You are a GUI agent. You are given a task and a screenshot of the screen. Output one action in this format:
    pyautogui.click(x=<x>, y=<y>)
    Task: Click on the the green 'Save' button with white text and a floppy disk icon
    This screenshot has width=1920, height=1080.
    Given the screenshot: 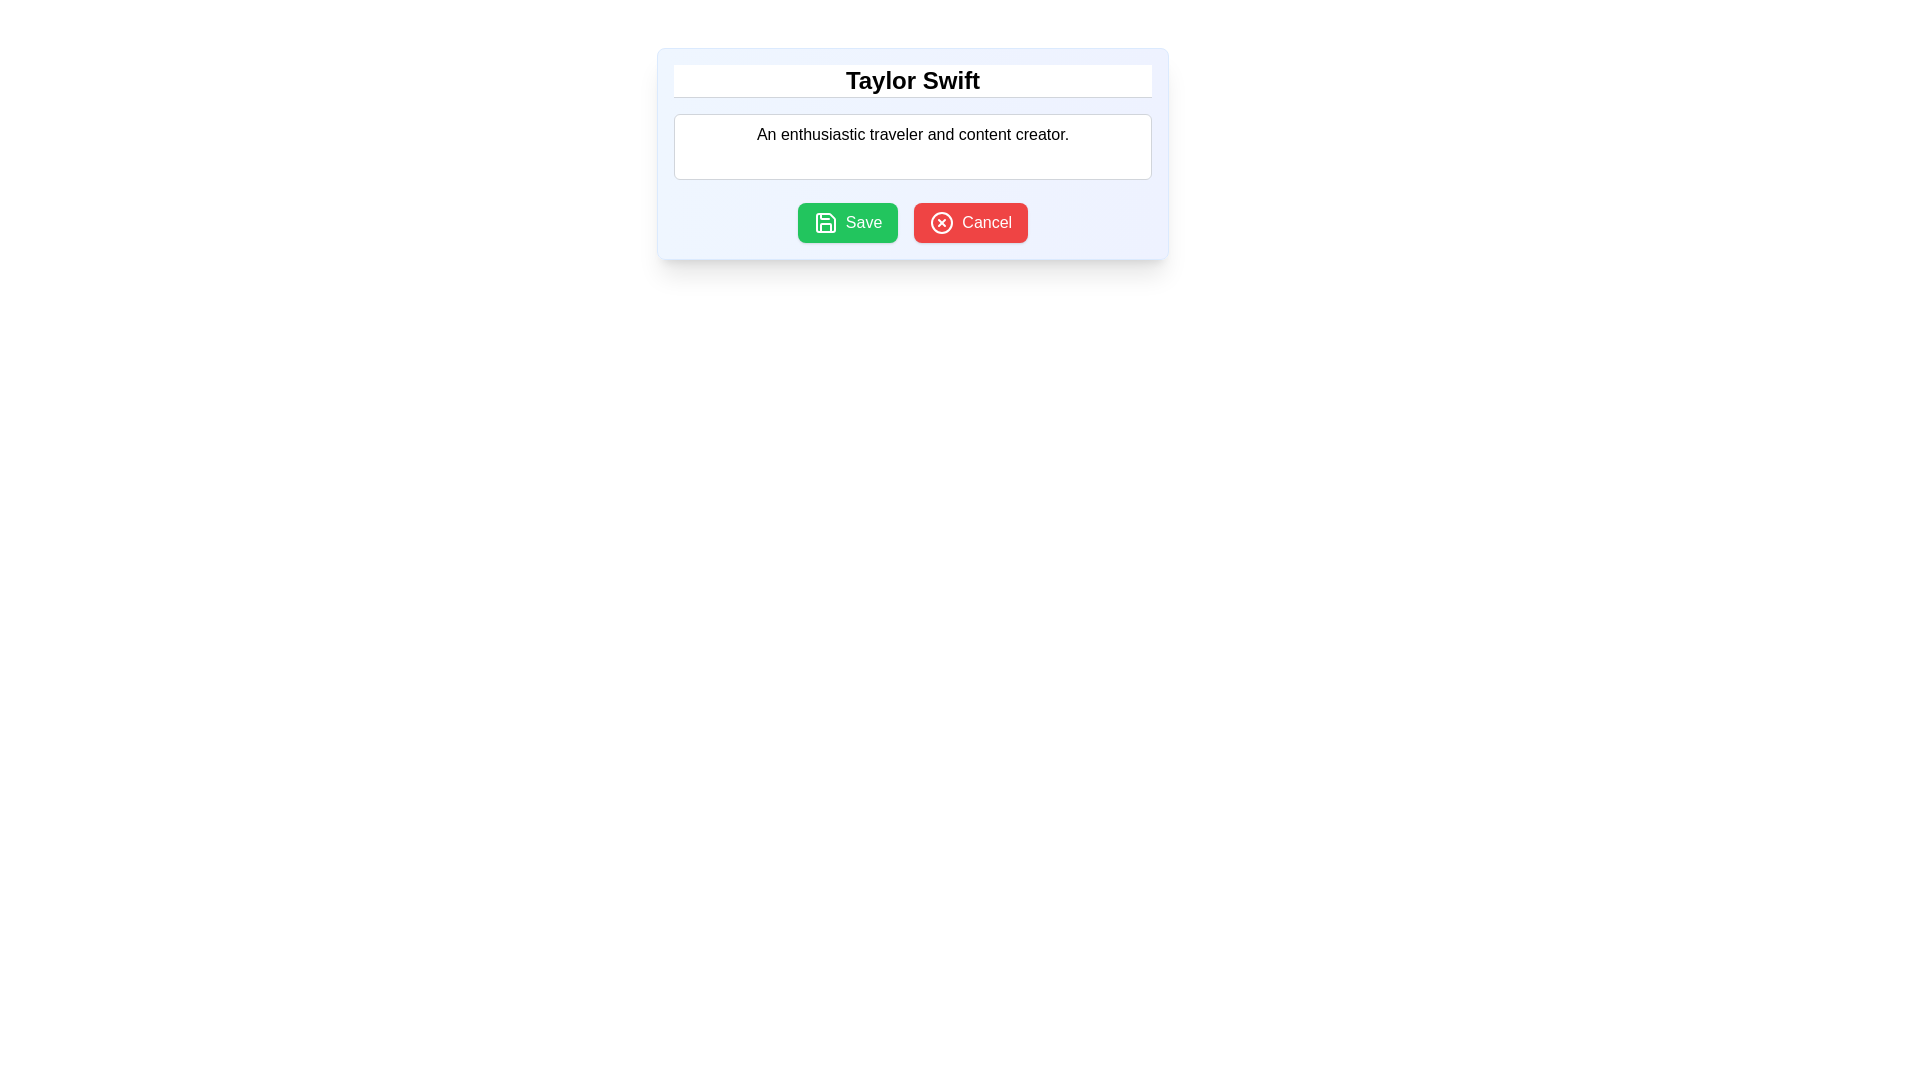 What is the action you would take?
    pyautogui.click(x=848, y=223)
    